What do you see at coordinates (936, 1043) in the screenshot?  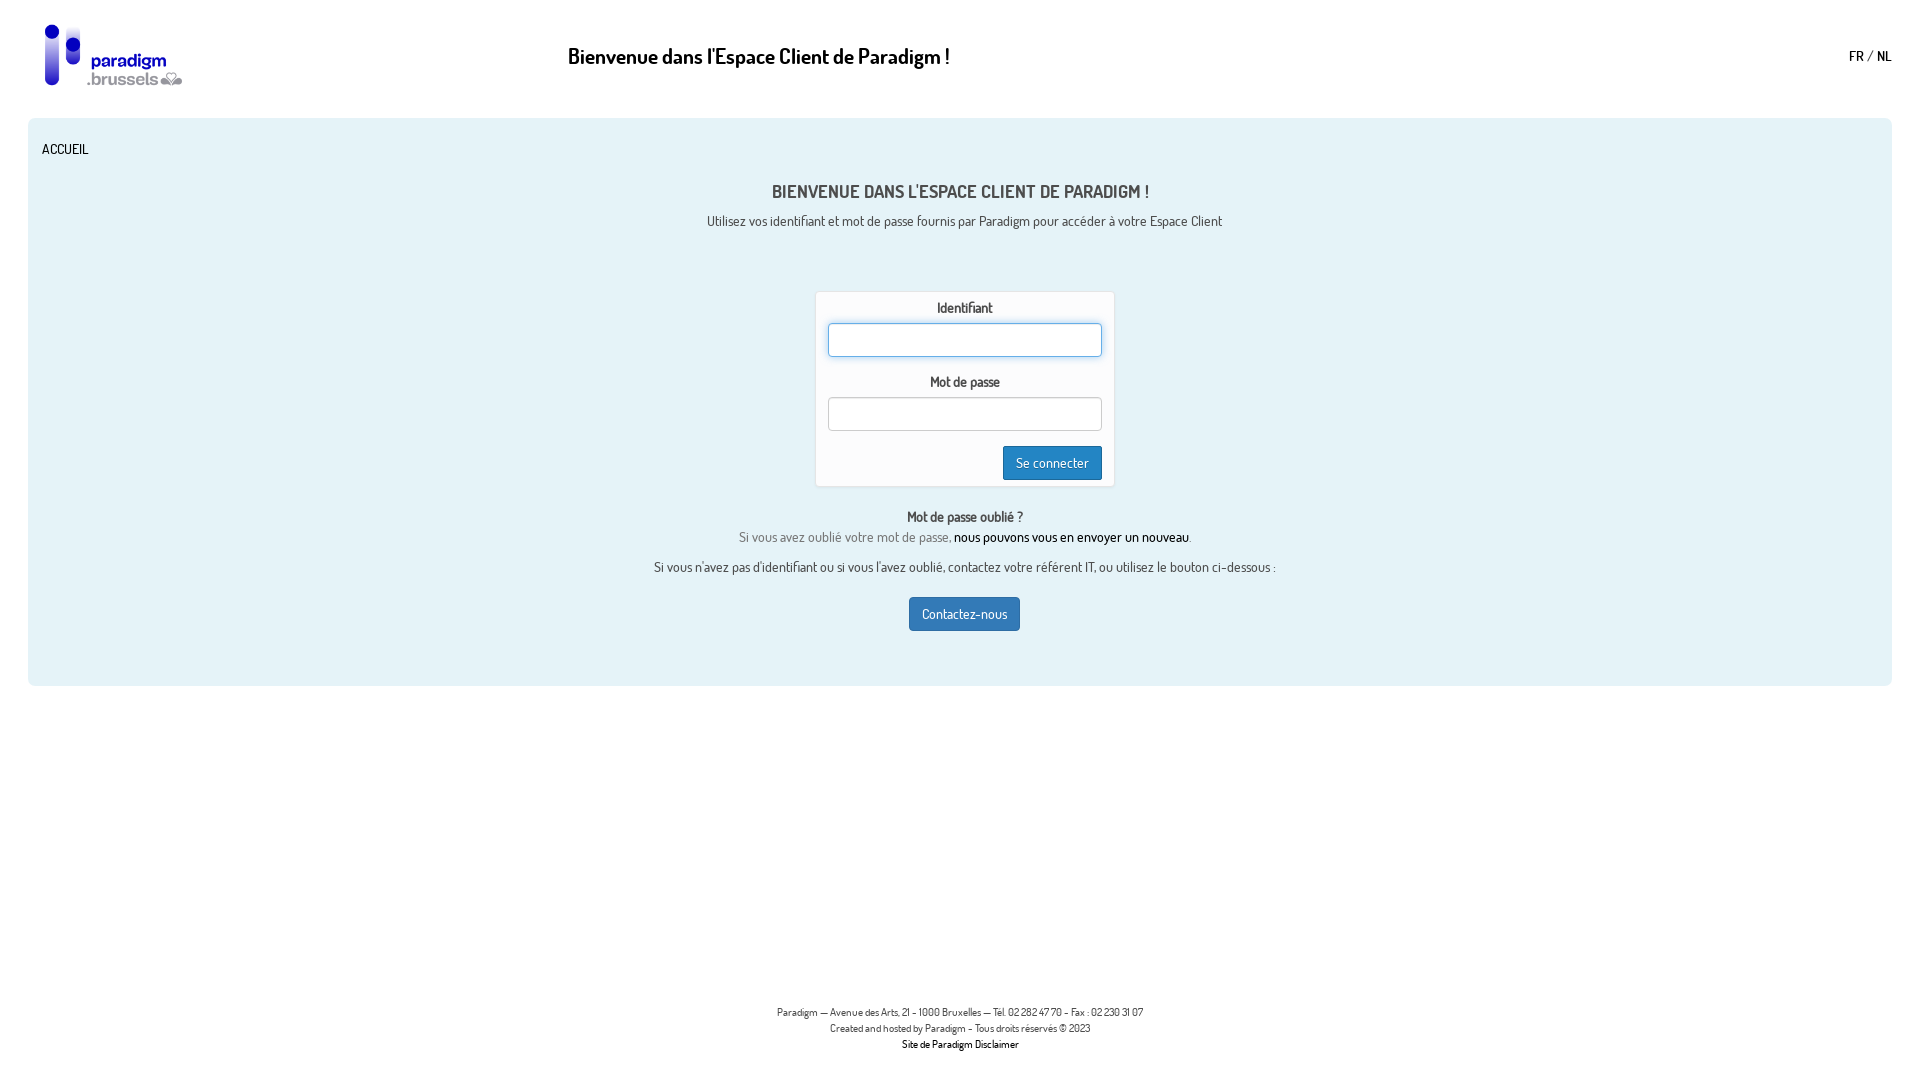 I see `'Site de Paradigm'` at bounding box center [936, 1043].